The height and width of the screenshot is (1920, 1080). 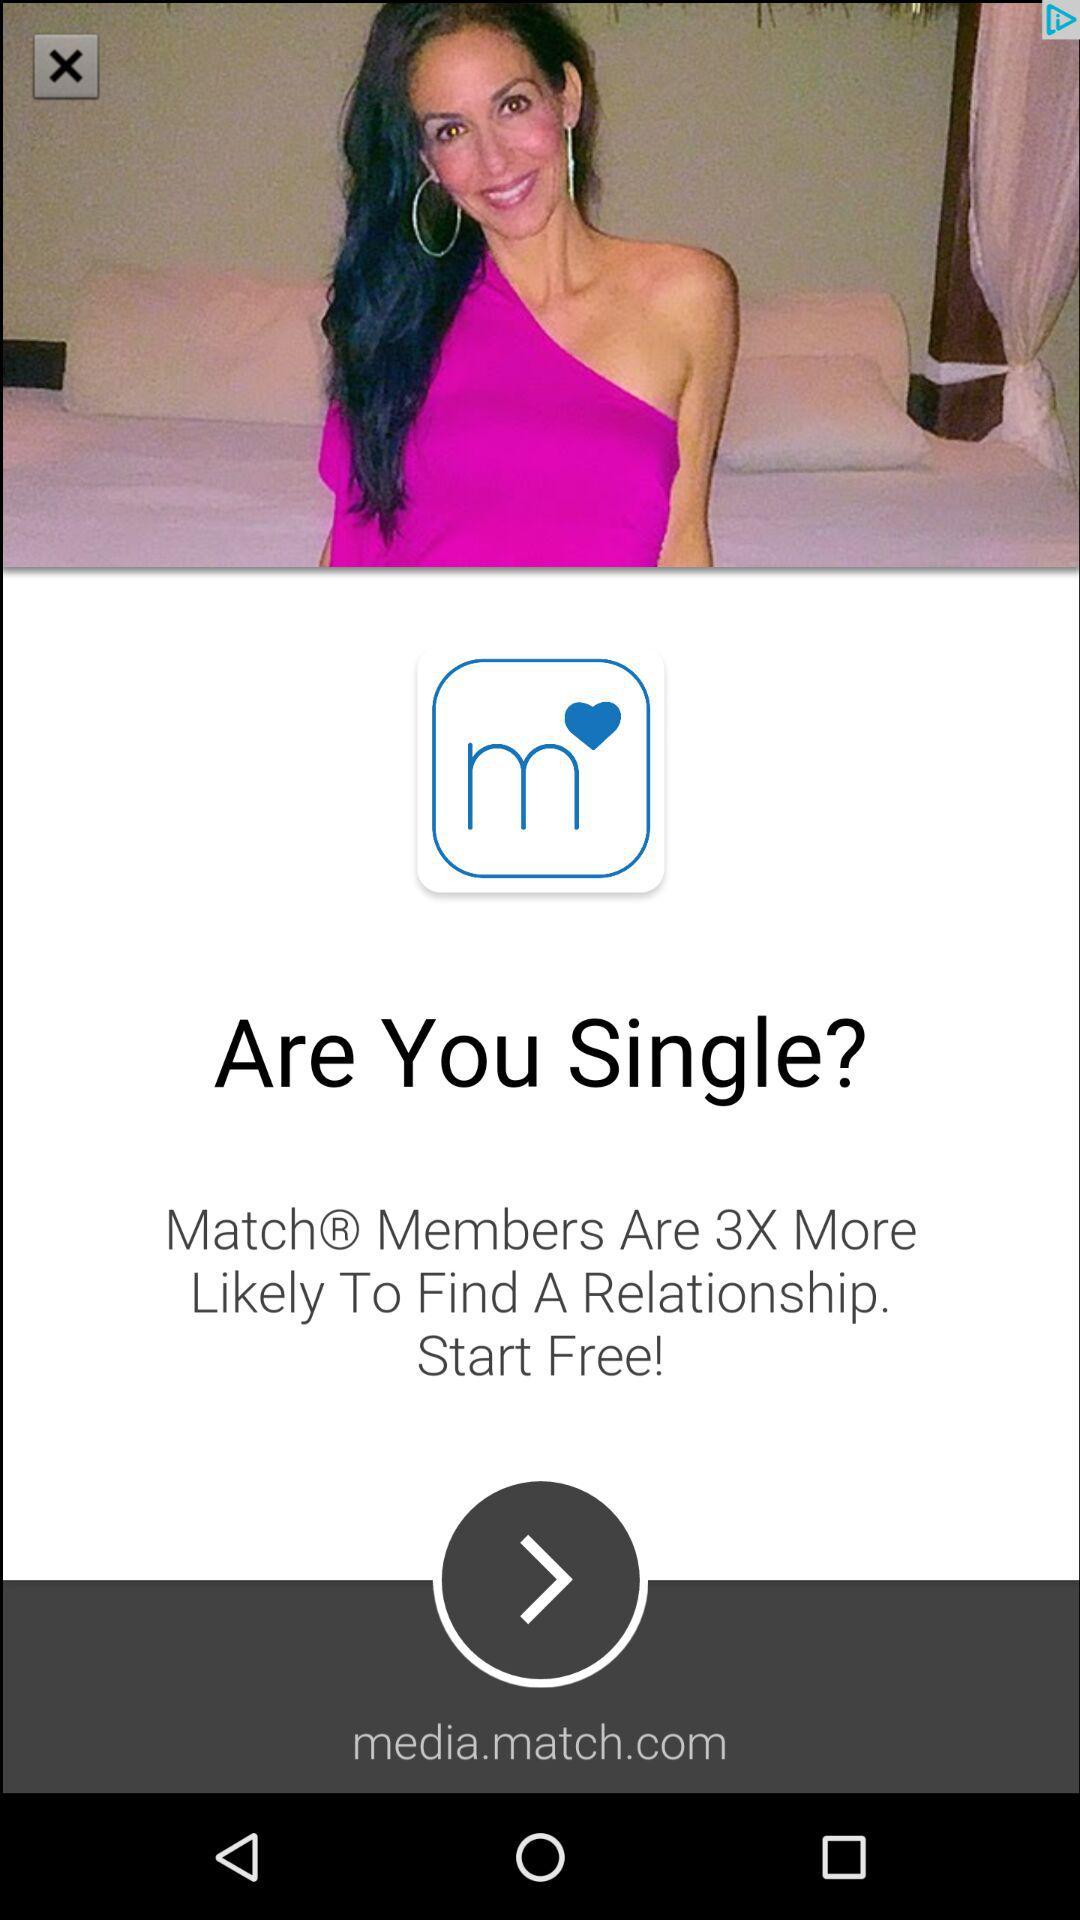 What do you see at coordinates (64, 70) in the screenshot?
I see `the close icon` at bounding box center [64, 70].